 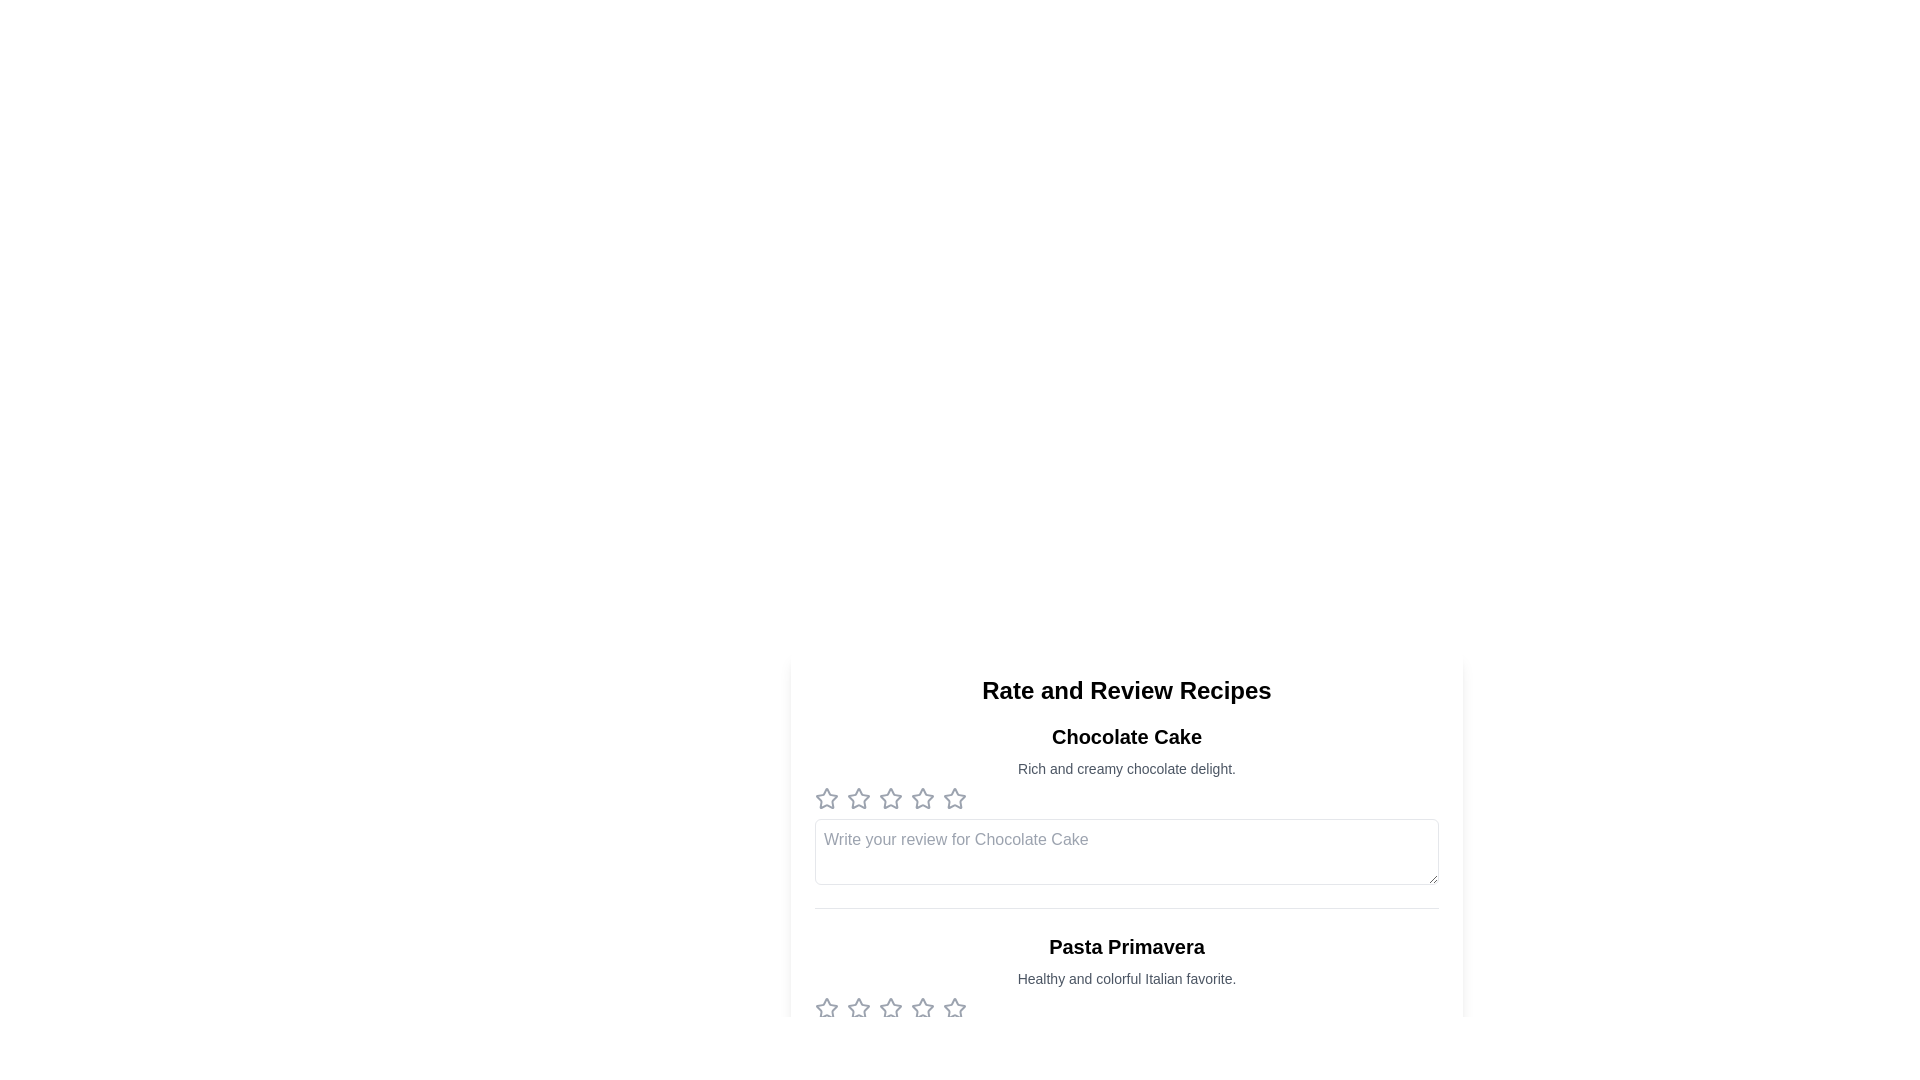 What do you see at coordinates (954, 1009) in the screenshot?
I see `the fifth star icon in the rating system for accessibility navigation, located beneath the 'Pasta Primavera' heading` at bounding box center [954, 1009].